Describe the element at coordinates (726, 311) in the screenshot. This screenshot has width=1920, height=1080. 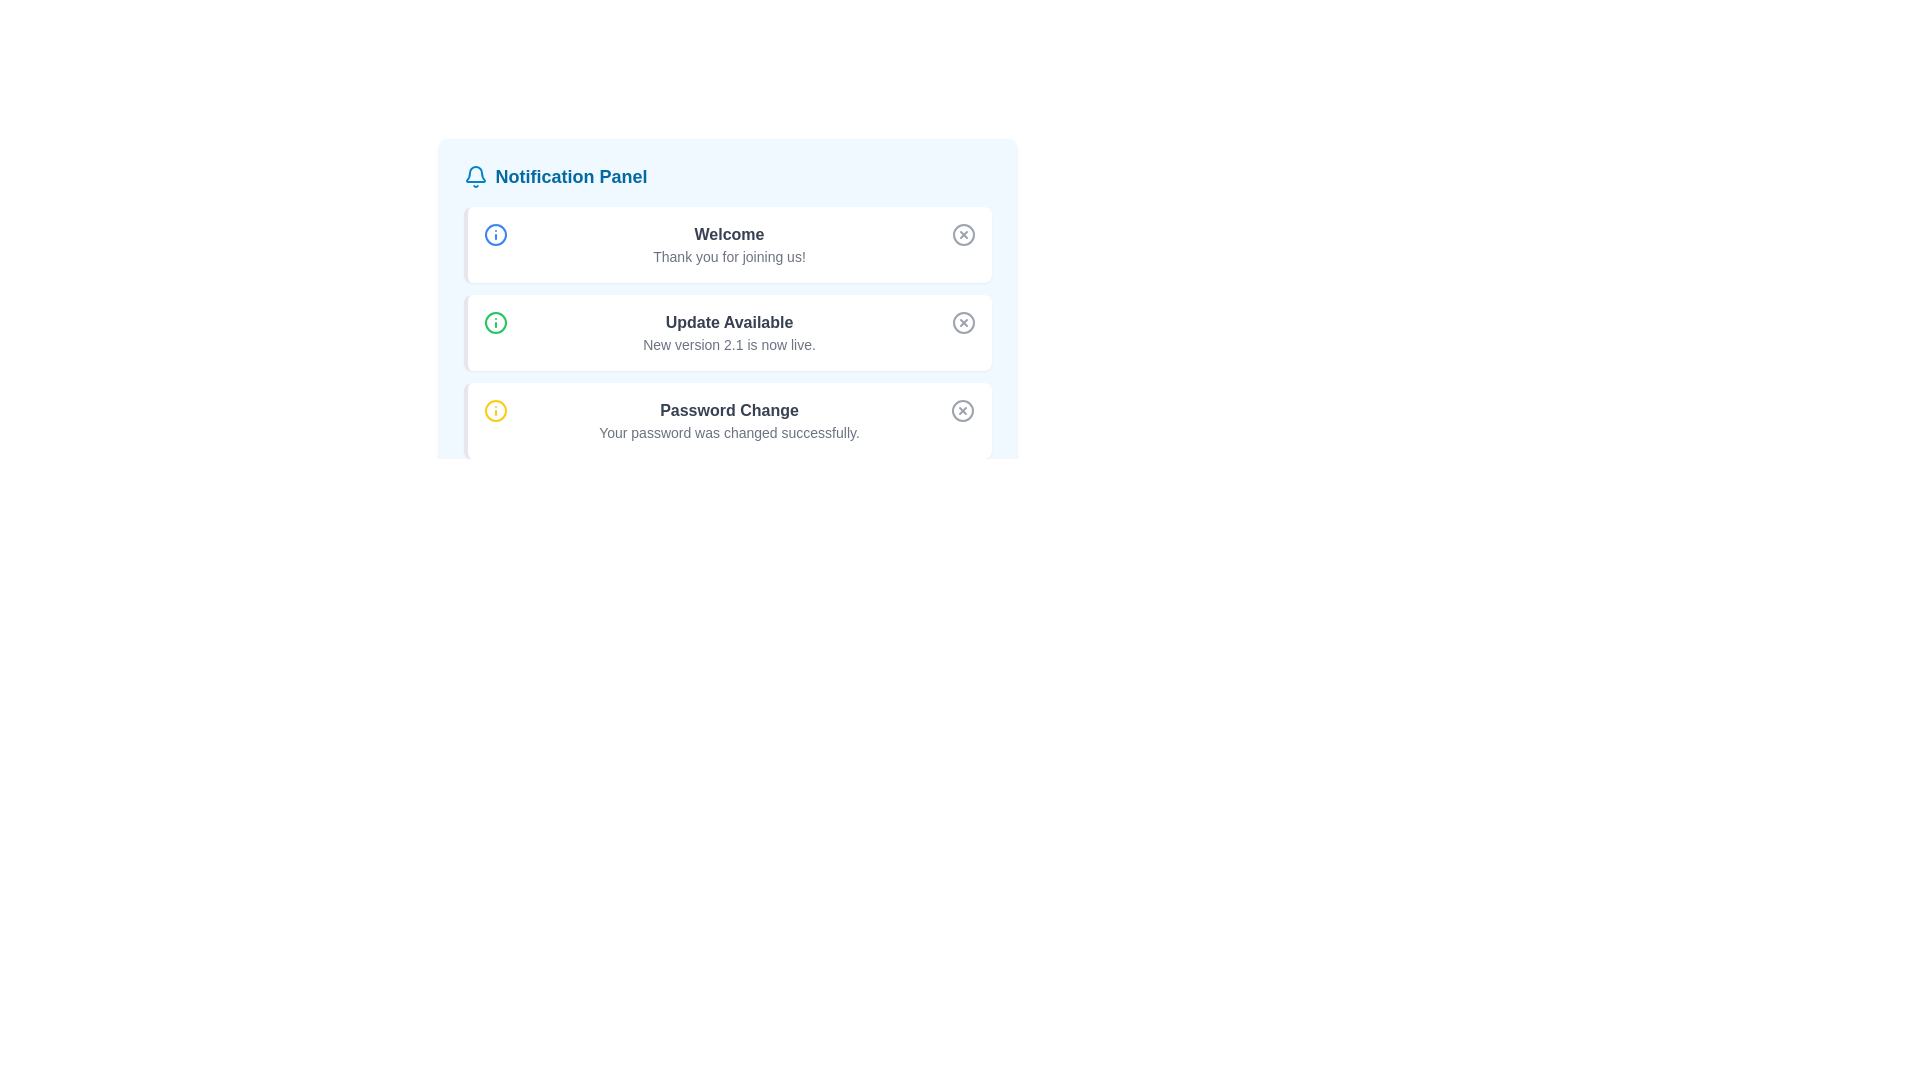
I see `the Notification Box that informs users about the availability of a new version update, which is centrally located in the Notification Panel as the second of three stacked notification boxes` at that location.